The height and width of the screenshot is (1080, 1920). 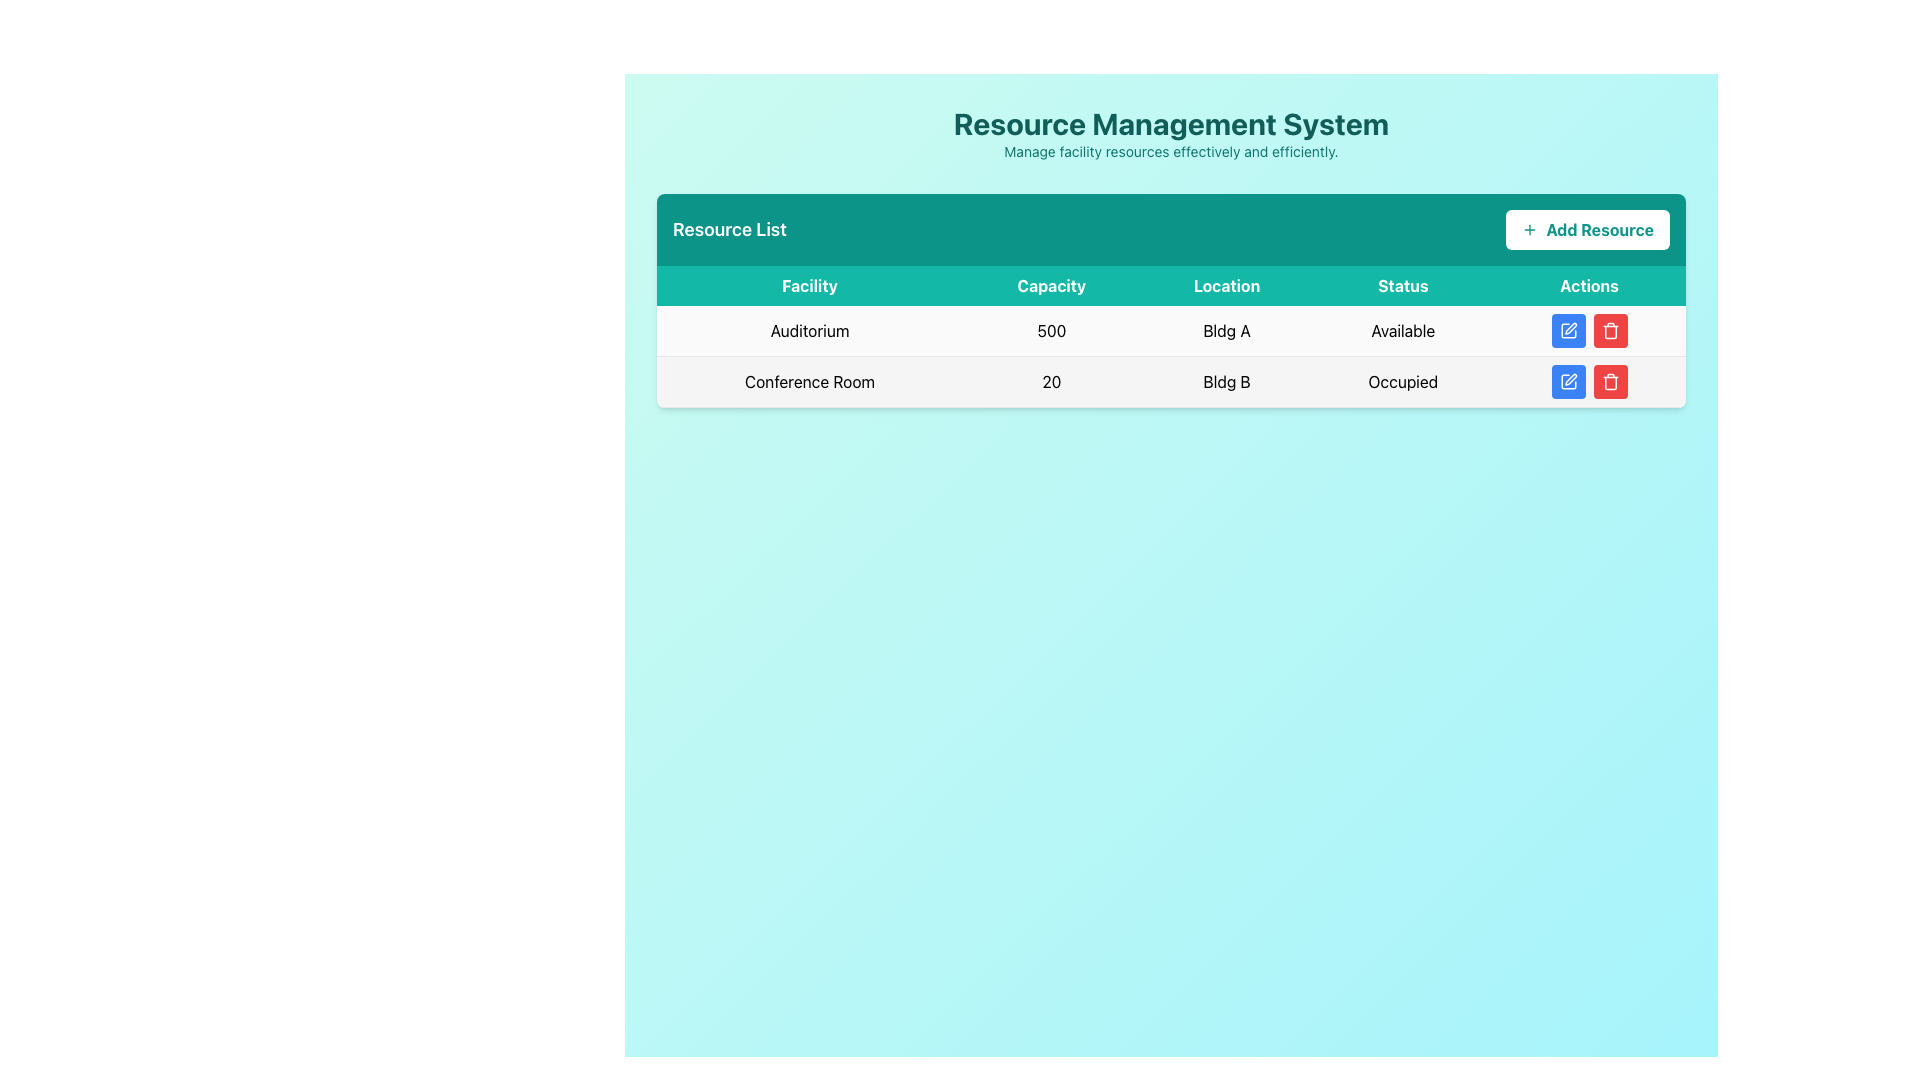 I want to click on the first button in the 'Actions' column of the 'Resource List' table, so click(x=1567, y=330).